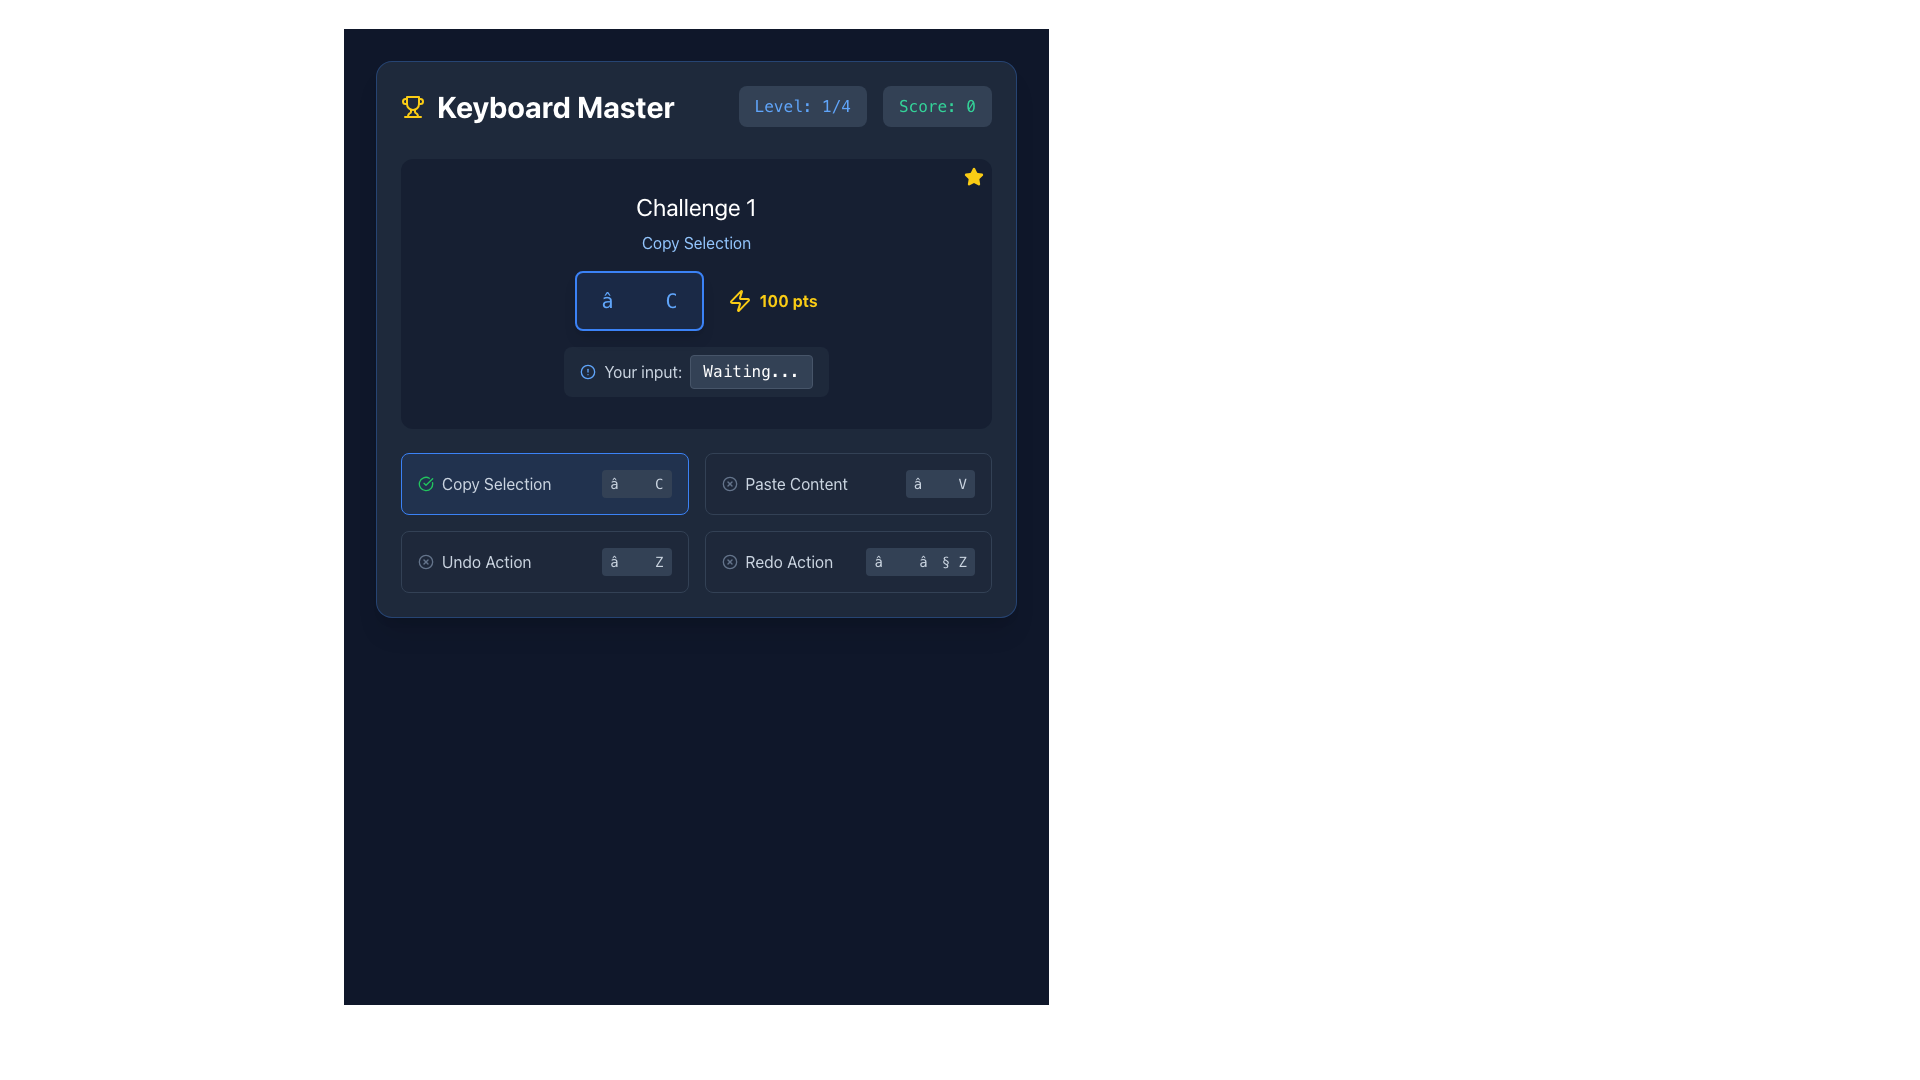  Describe the element at coordinates (848, 562) in the screenshot. I see `the informational display element indicating the redo action, located in the bottom-right cell of the 2x2 grid layout` at that location.